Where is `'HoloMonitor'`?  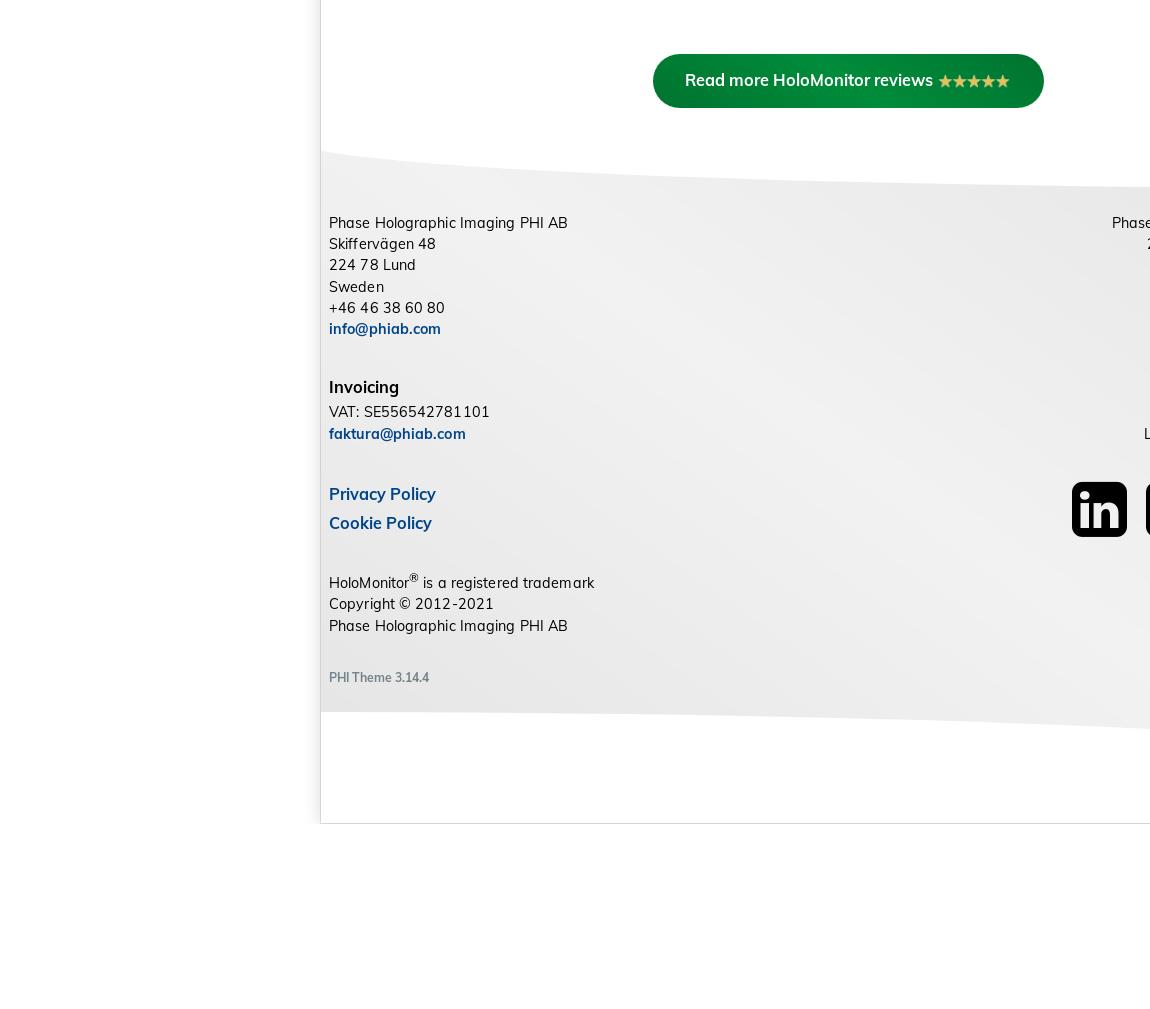
'HoloMonitor' is located at coordinates (369, 767).